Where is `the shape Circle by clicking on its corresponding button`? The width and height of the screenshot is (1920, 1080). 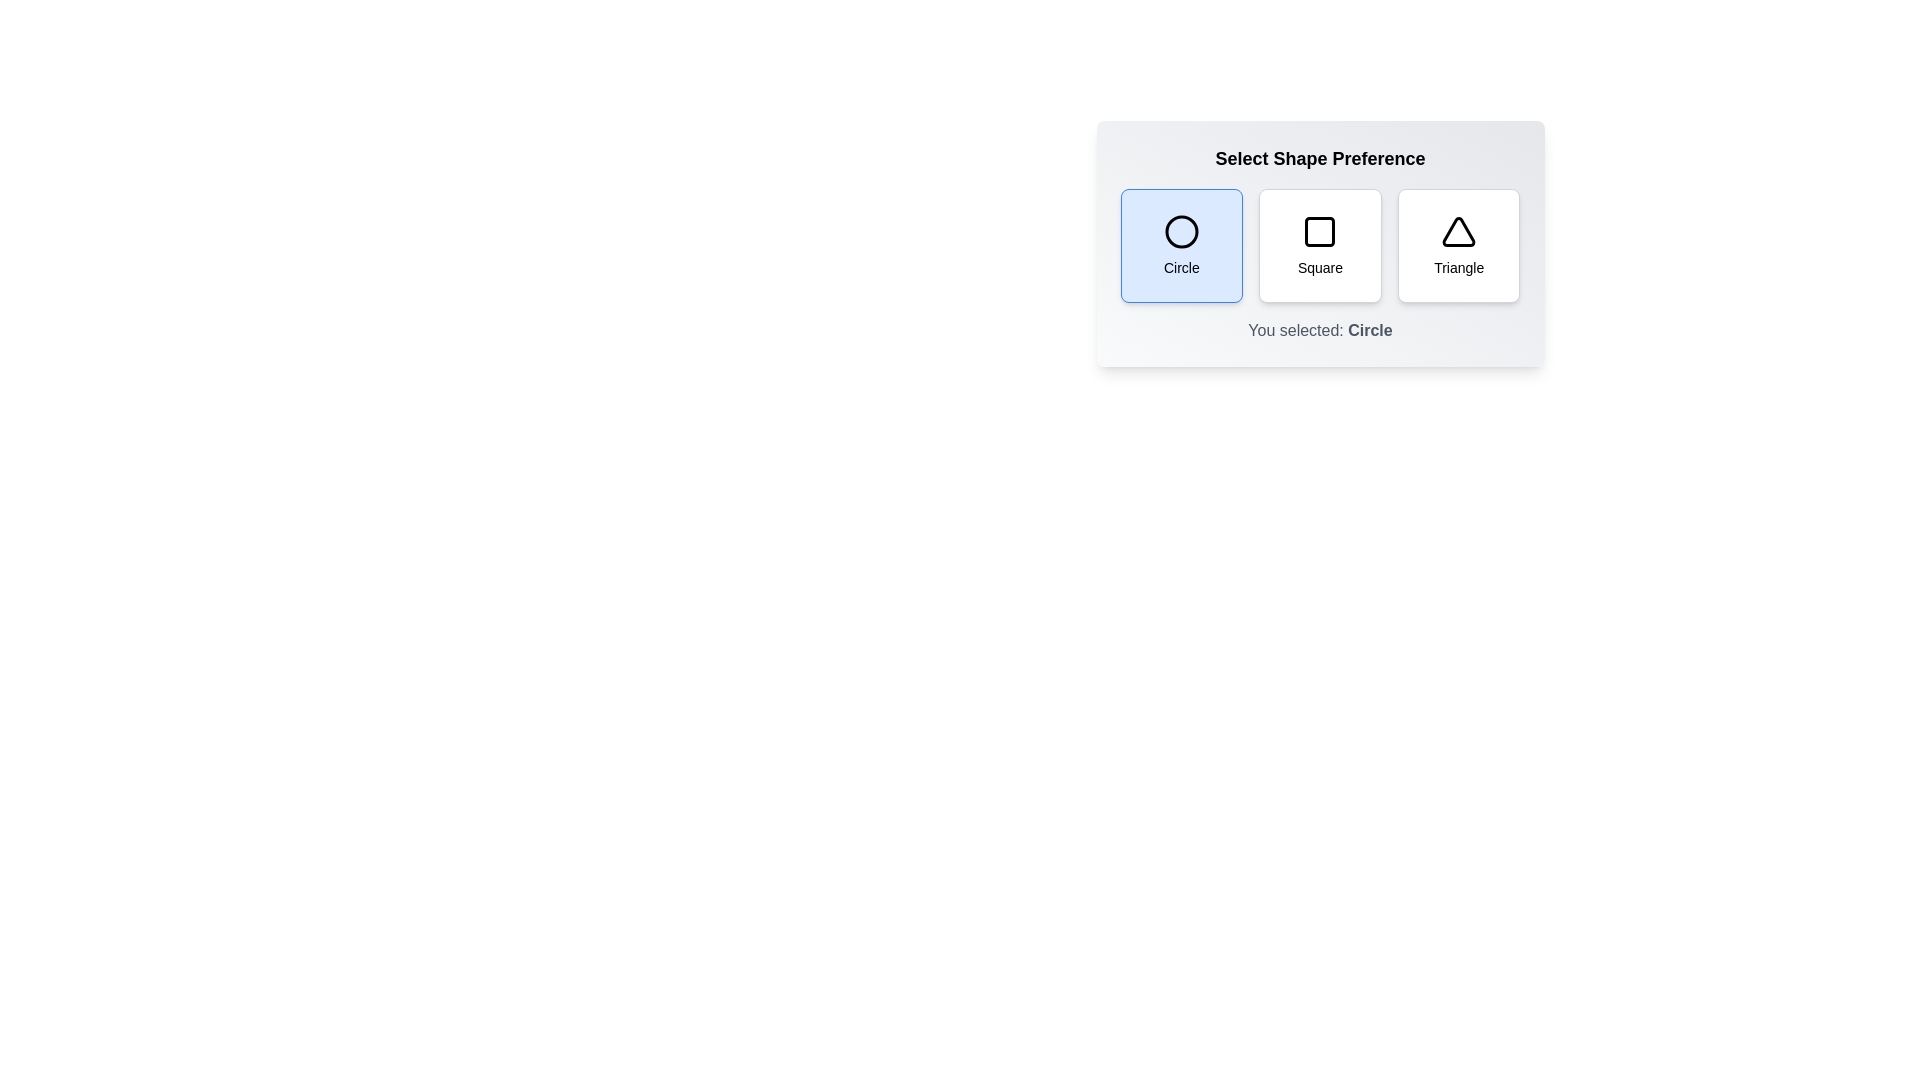
the shape Circle by clicking on its corresponding button is located at coordinates (1181, 245).